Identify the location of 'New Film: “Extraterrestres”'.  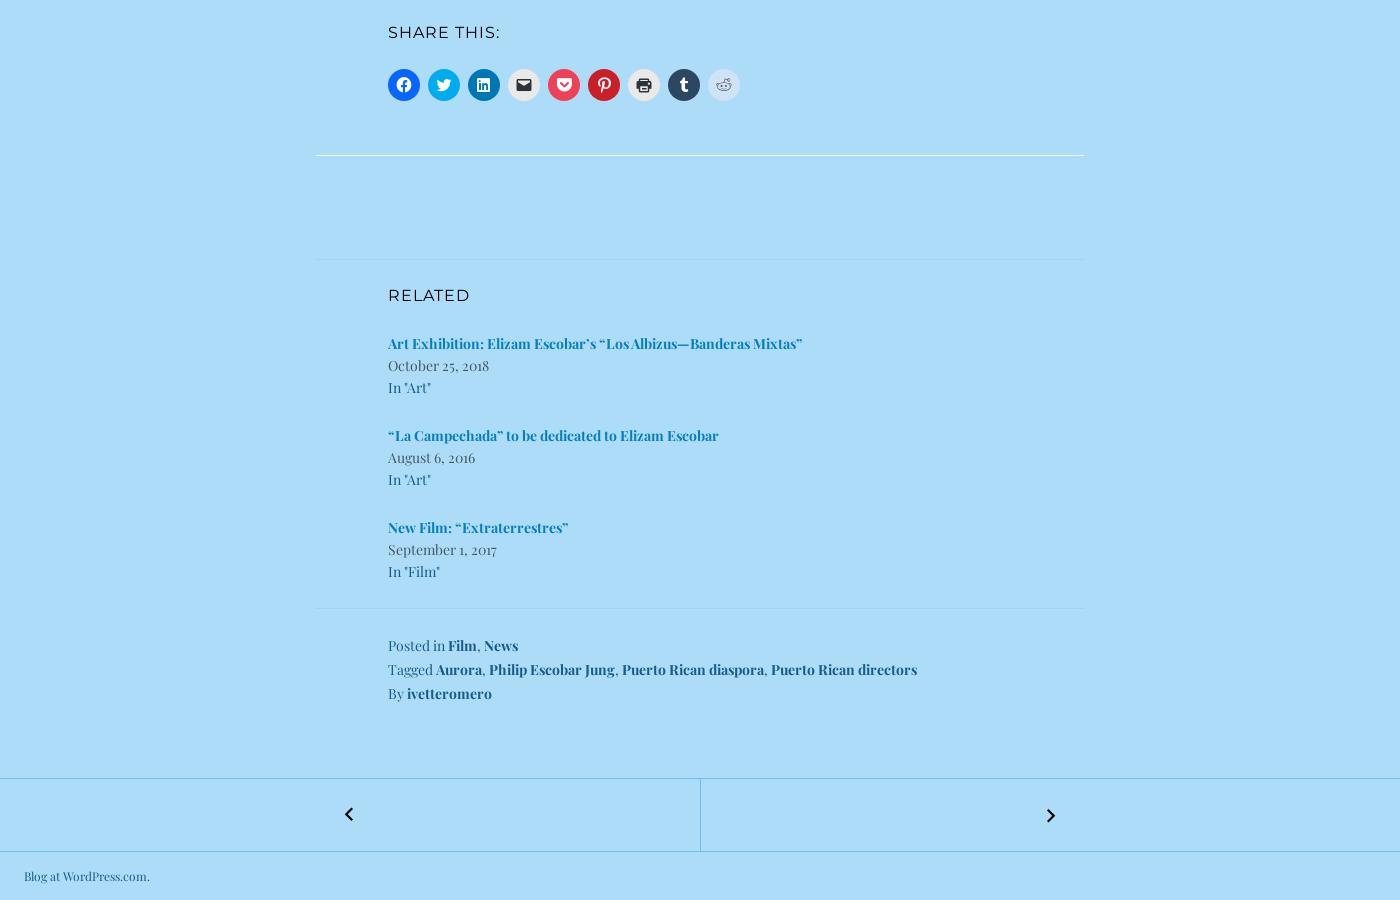
(476, 526).